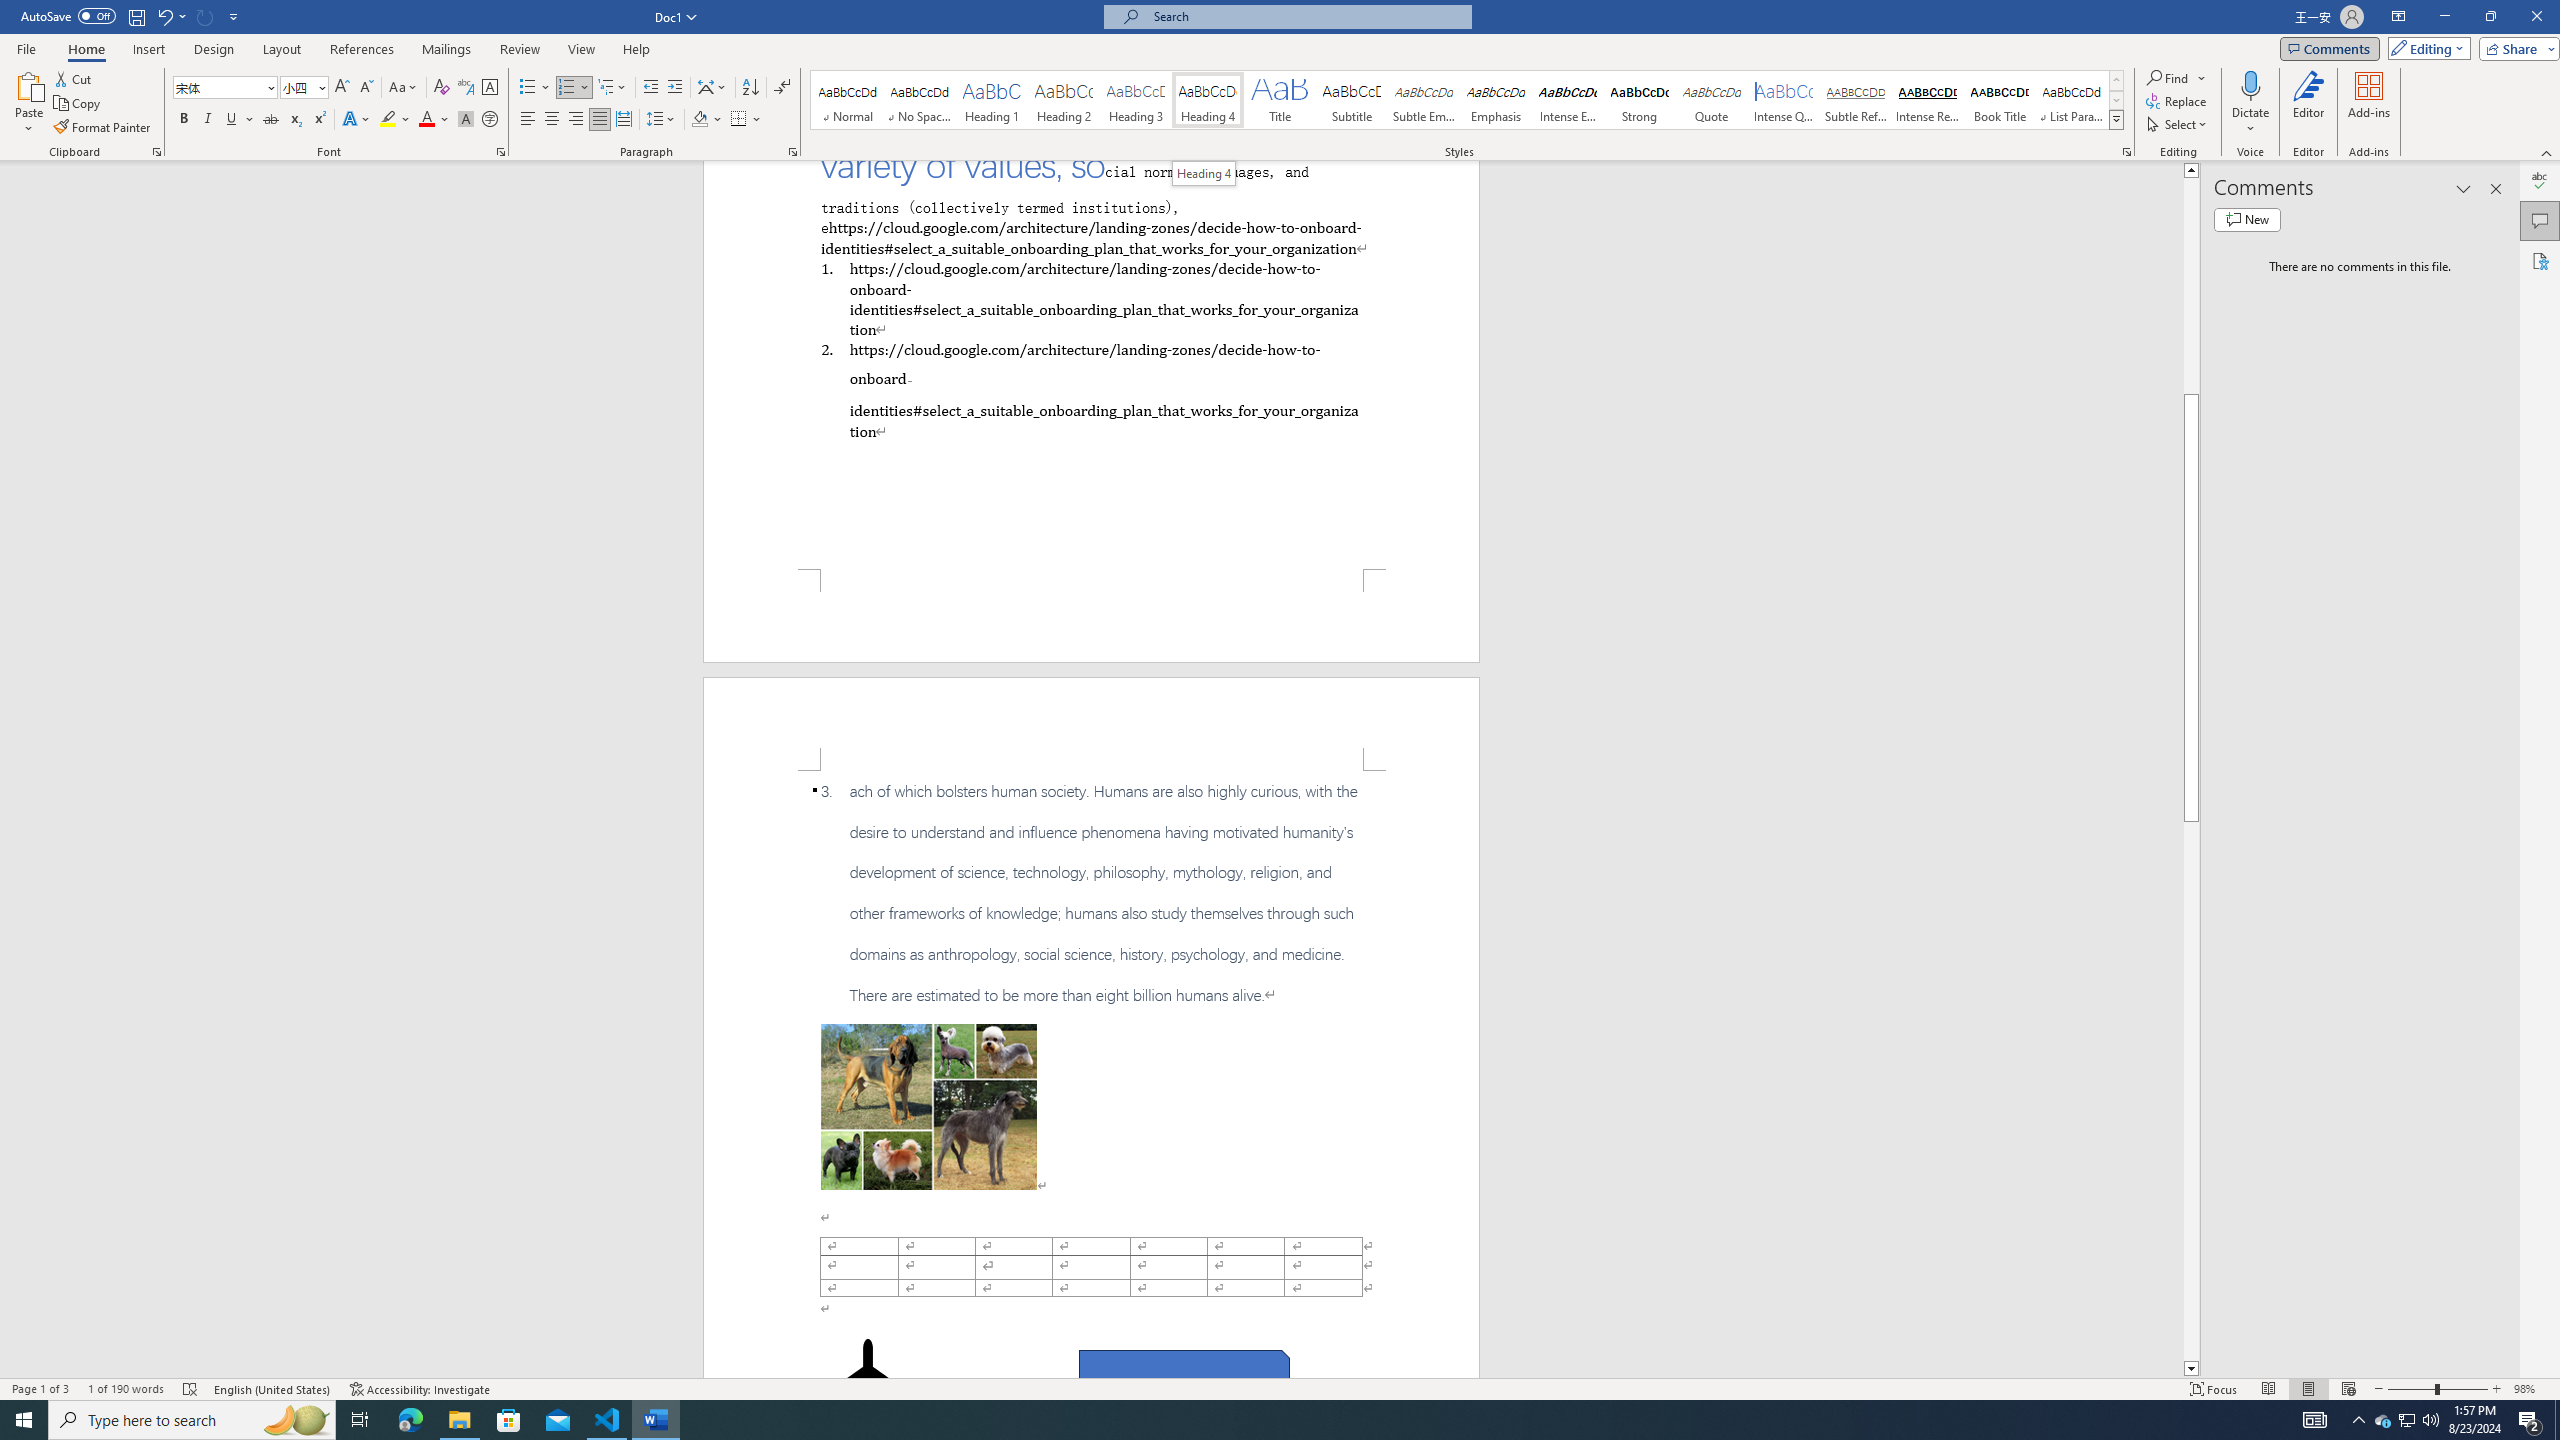  Describe the element at coordinates (1784, 99) in the screenshot. I see `'Intense Quote'` at that location.